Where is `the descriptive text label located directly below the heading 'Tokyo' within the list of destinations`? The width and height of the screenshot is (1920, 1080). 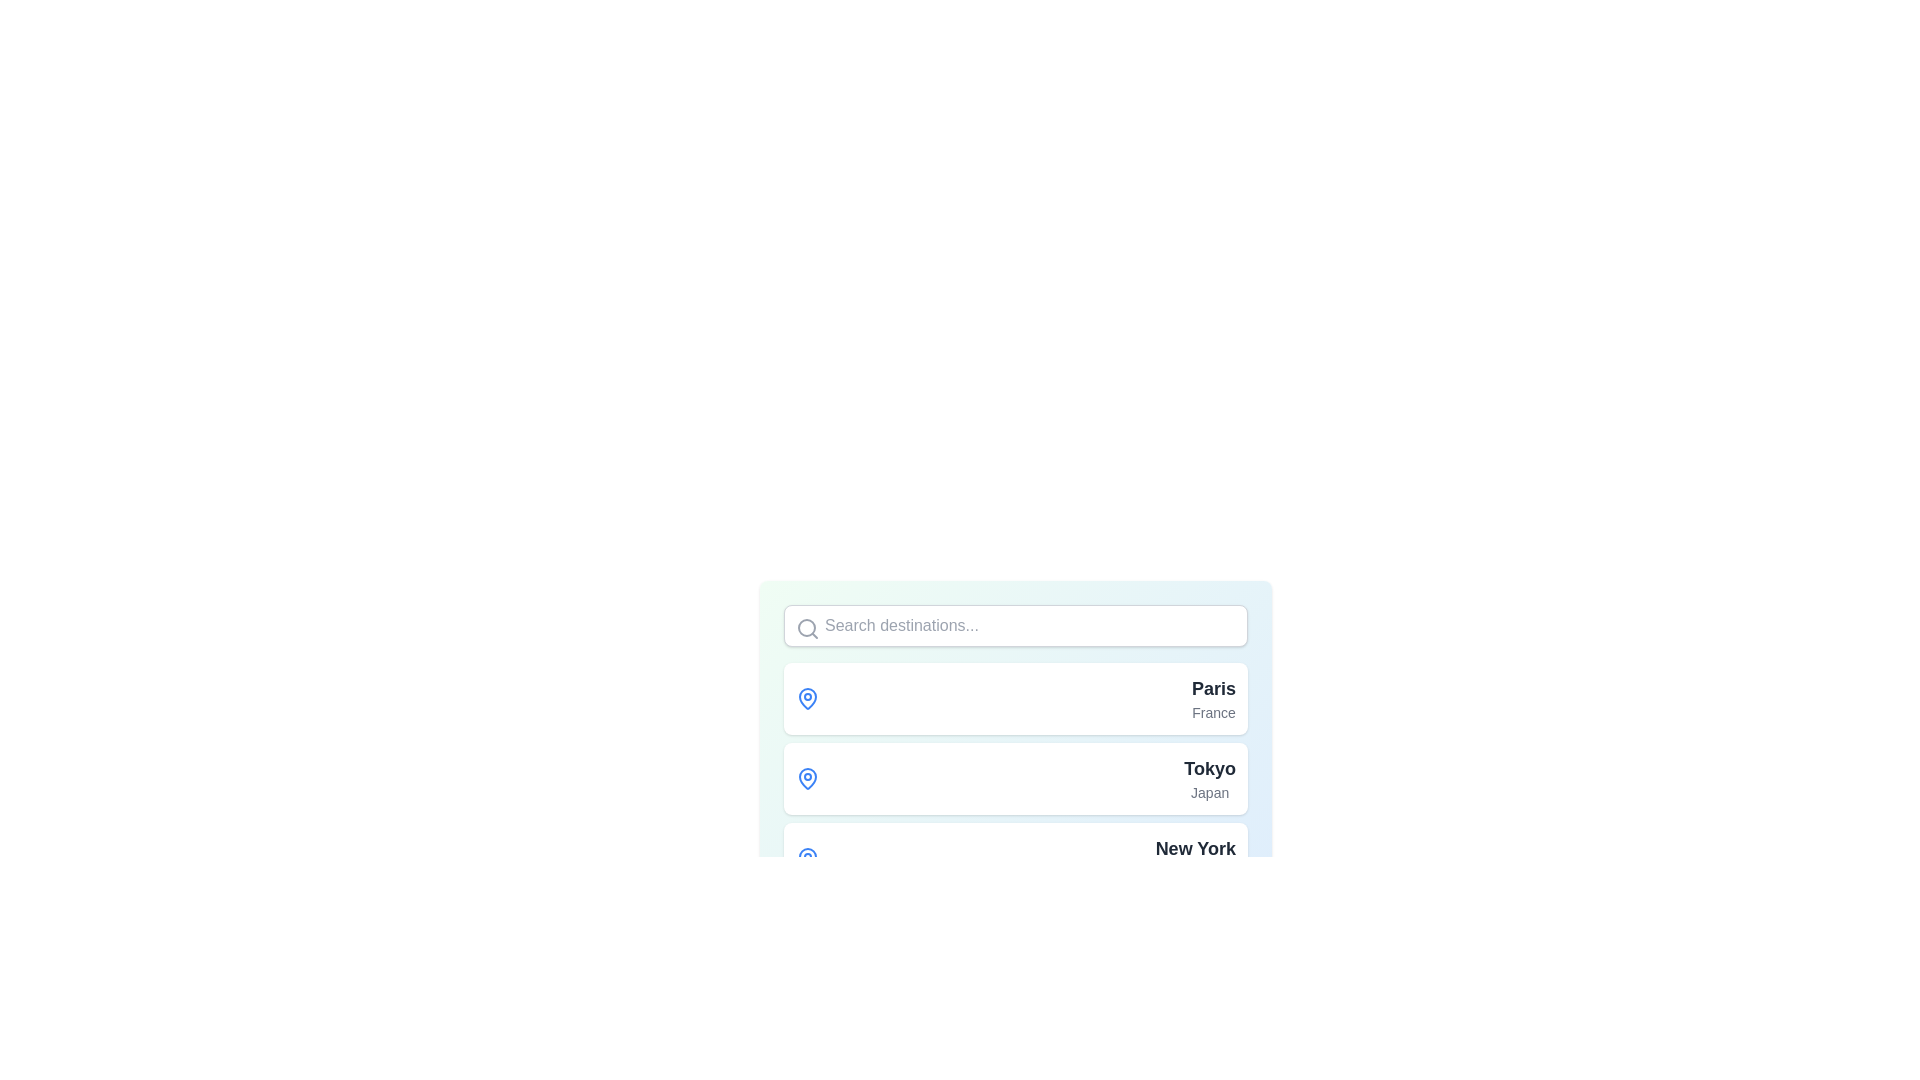 the descriptive text label located directly below the heading 'Tokyo' within the list of destinations is located at coordinates (1209, 792).